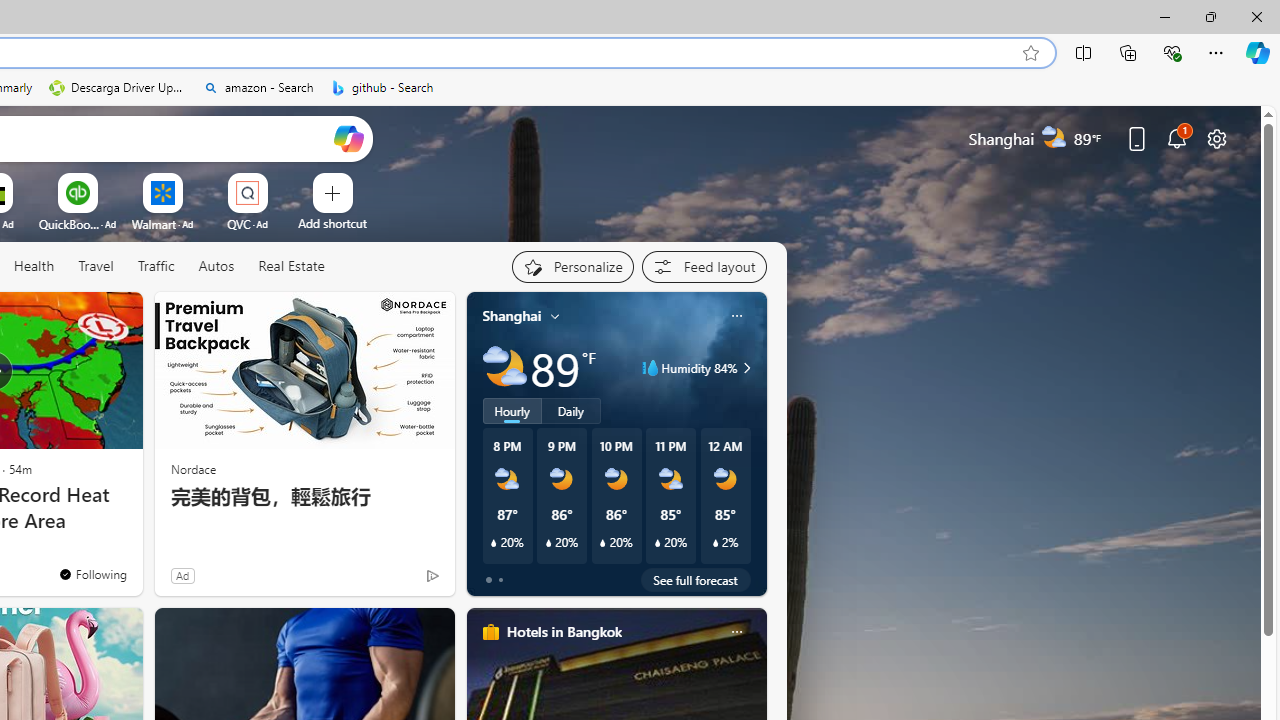 The width and height of the screenshot is (1280, 720). Describe the element at coordinates (490, 632) in the screenshot. I see `'hotels-header-icon'` at that location.